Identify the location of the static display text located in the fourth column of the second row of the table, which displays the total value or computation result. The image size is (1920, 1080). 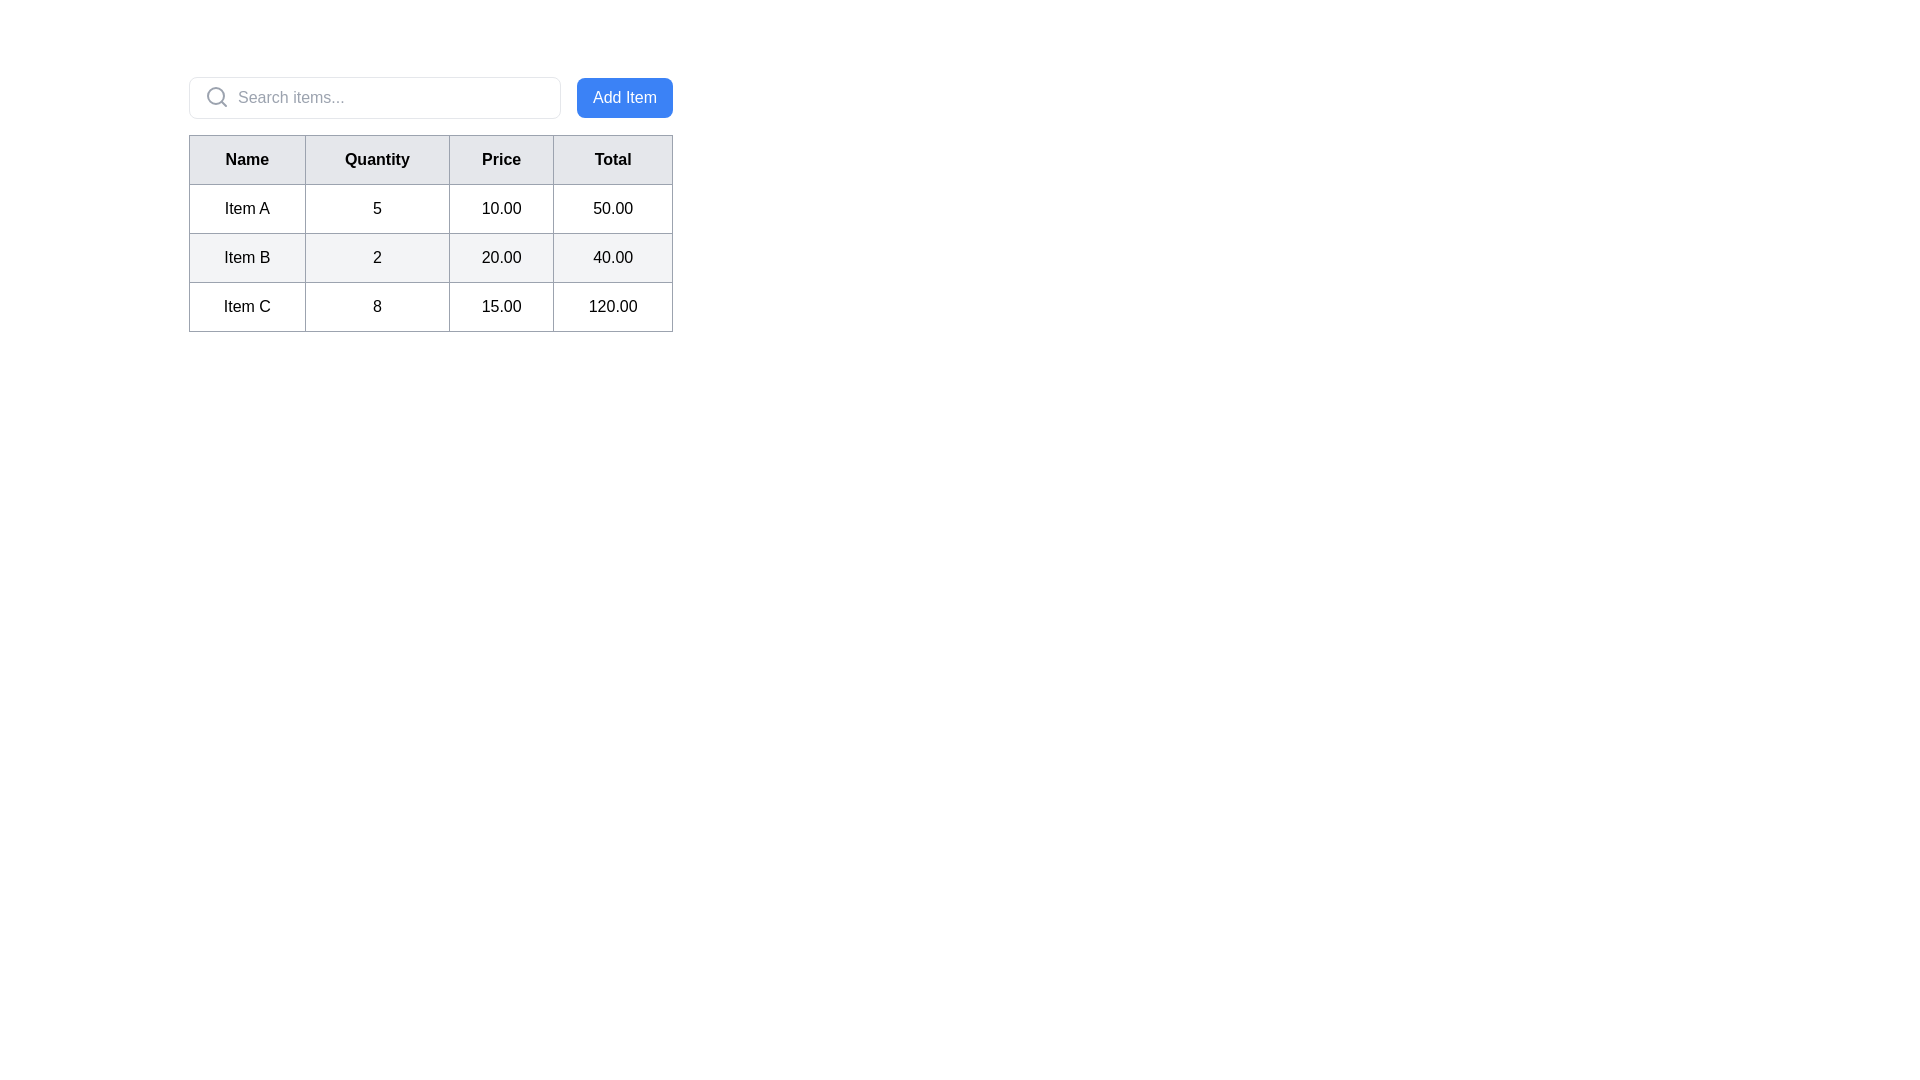
(612, 257).